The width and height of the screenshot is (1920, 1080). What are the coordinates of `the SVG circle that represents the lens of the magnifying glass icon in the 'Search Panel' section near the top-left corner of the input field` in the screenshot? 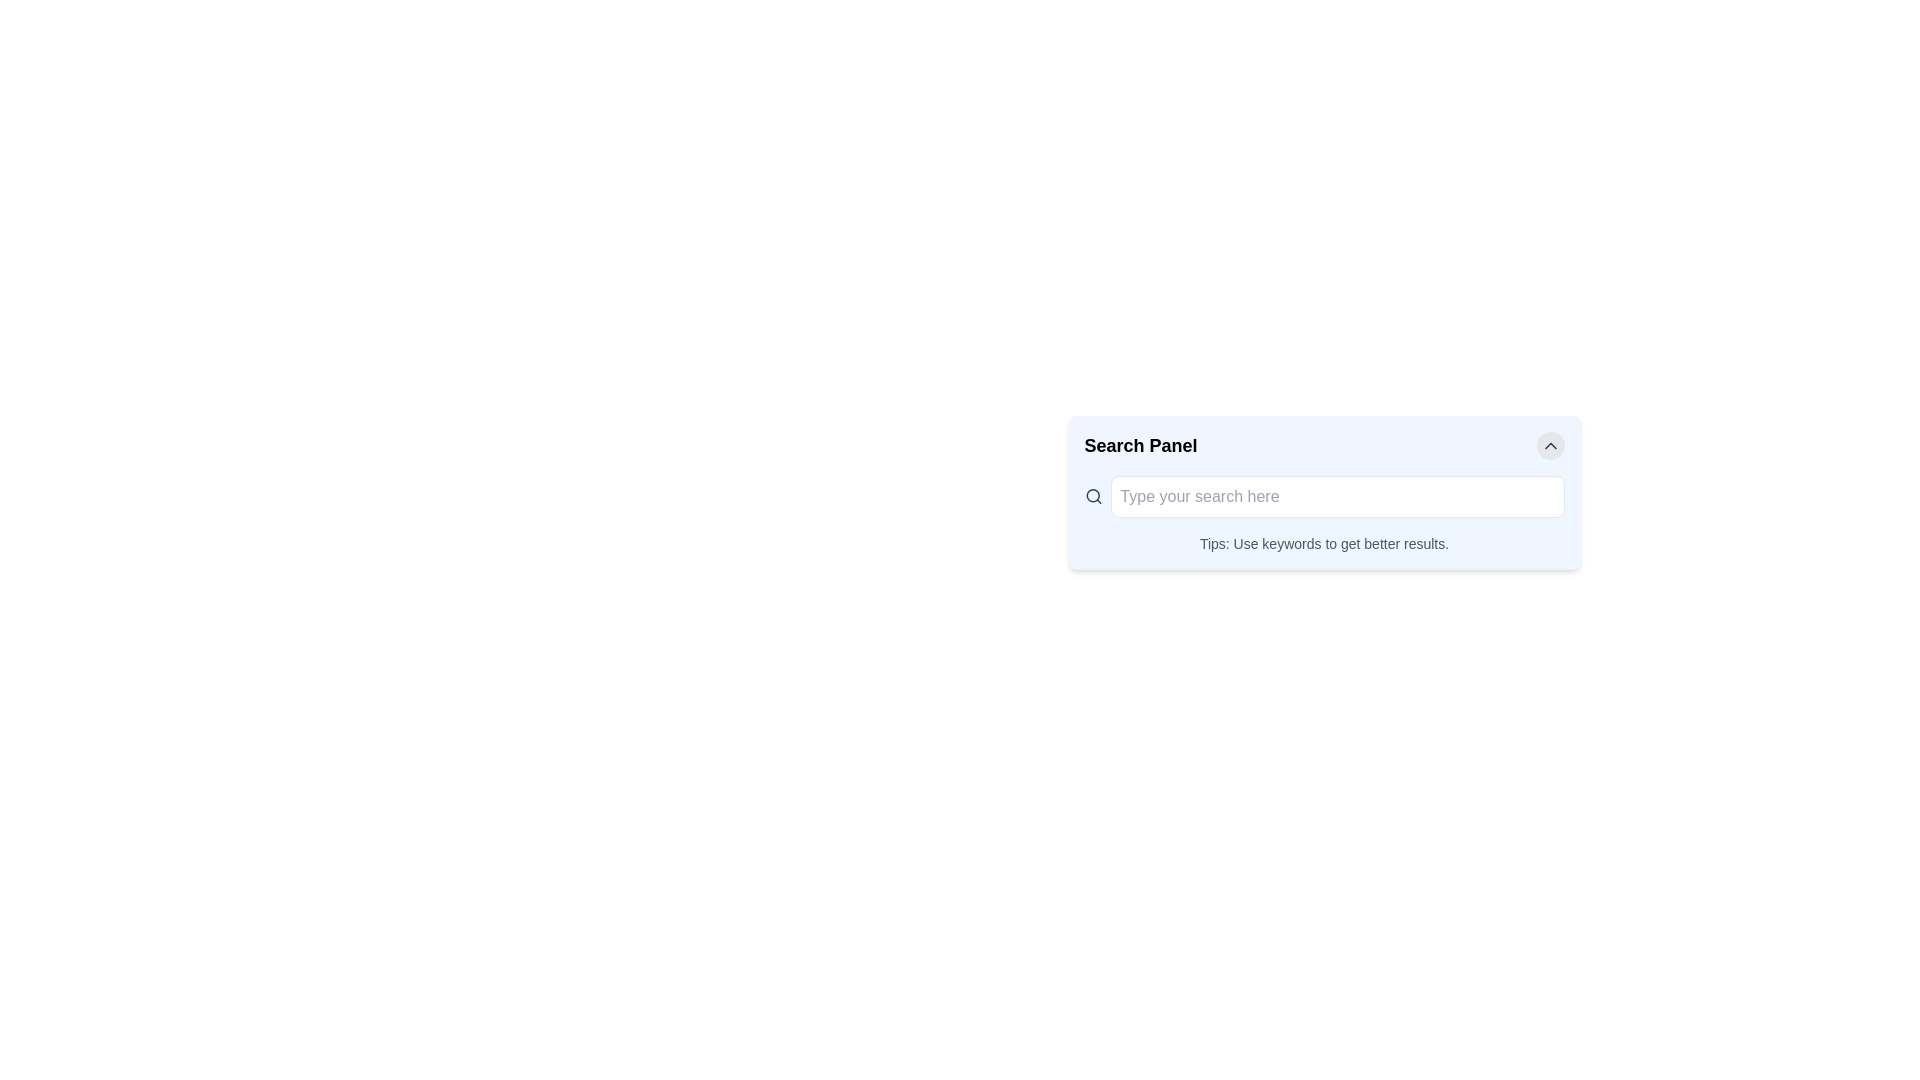 It's located at (1092, 495).